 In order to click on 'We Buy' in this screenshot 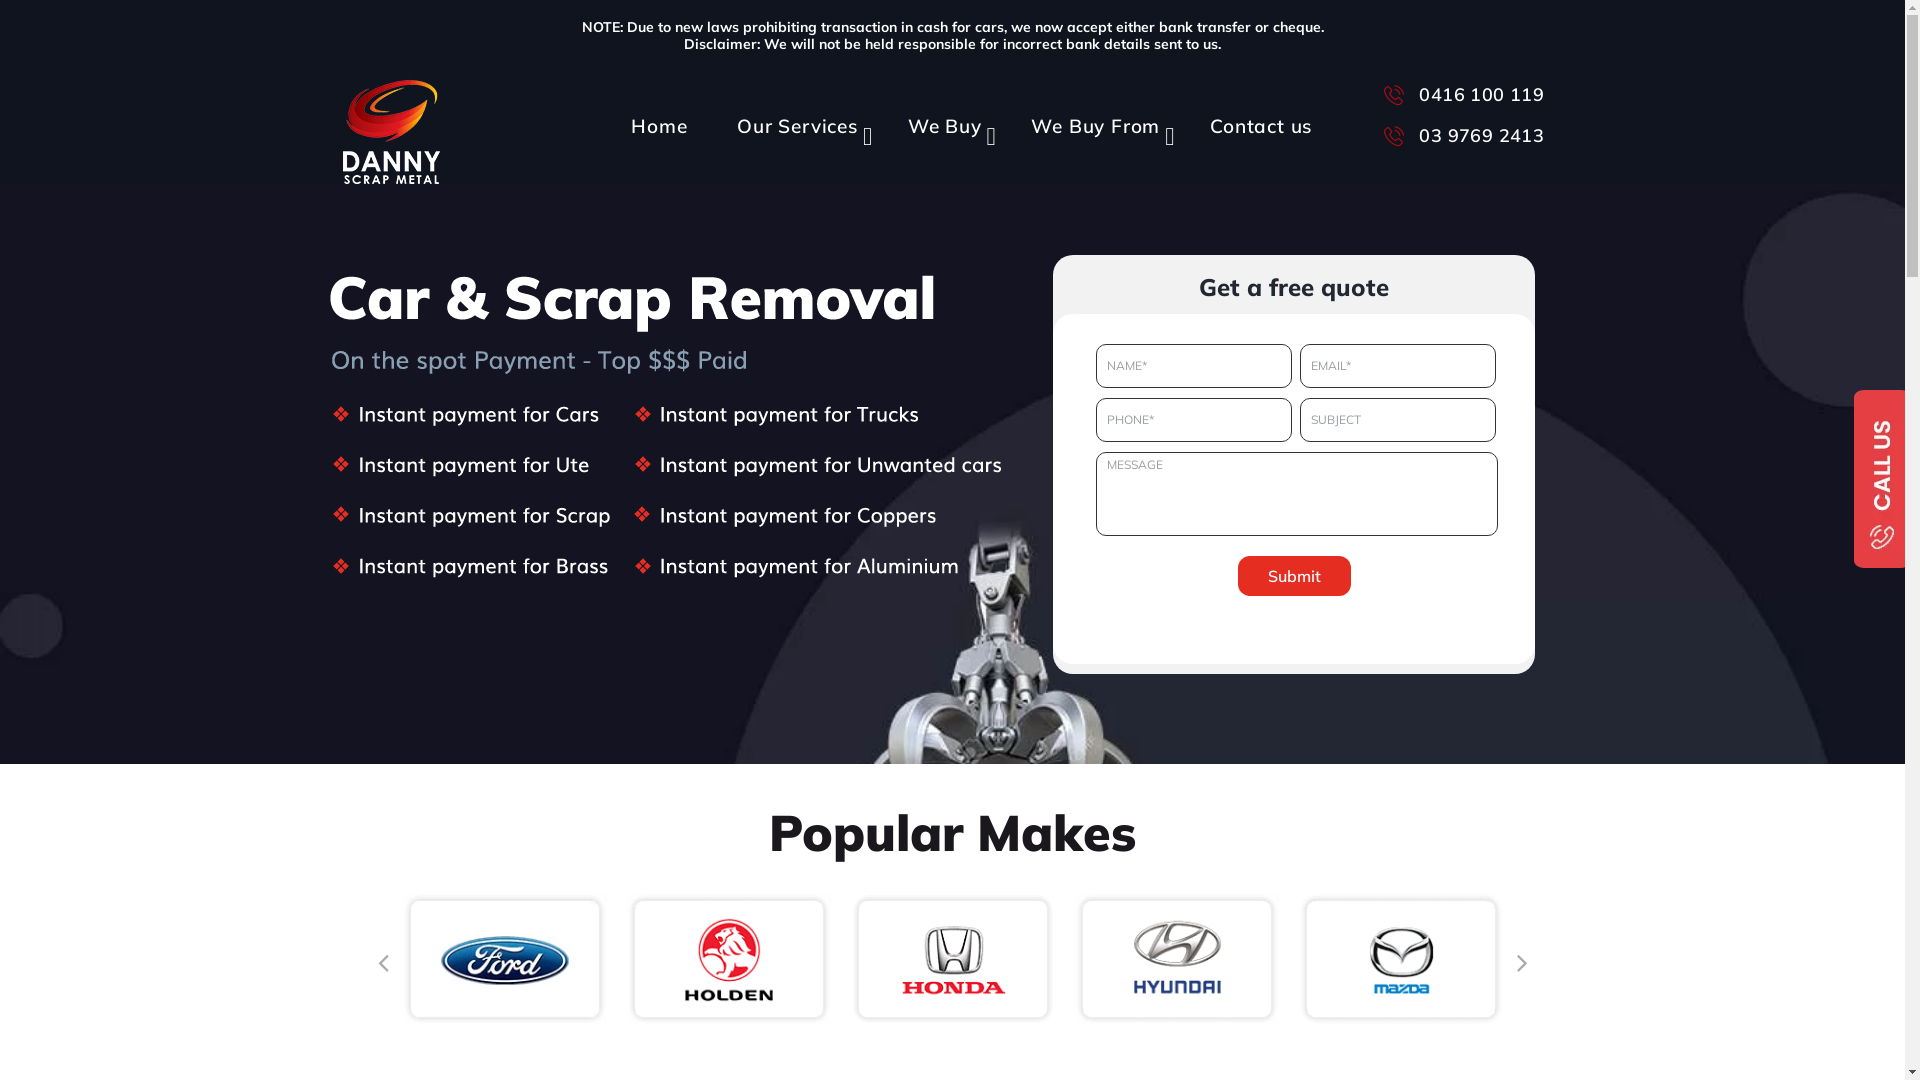, I will do `click(939, 115)`.